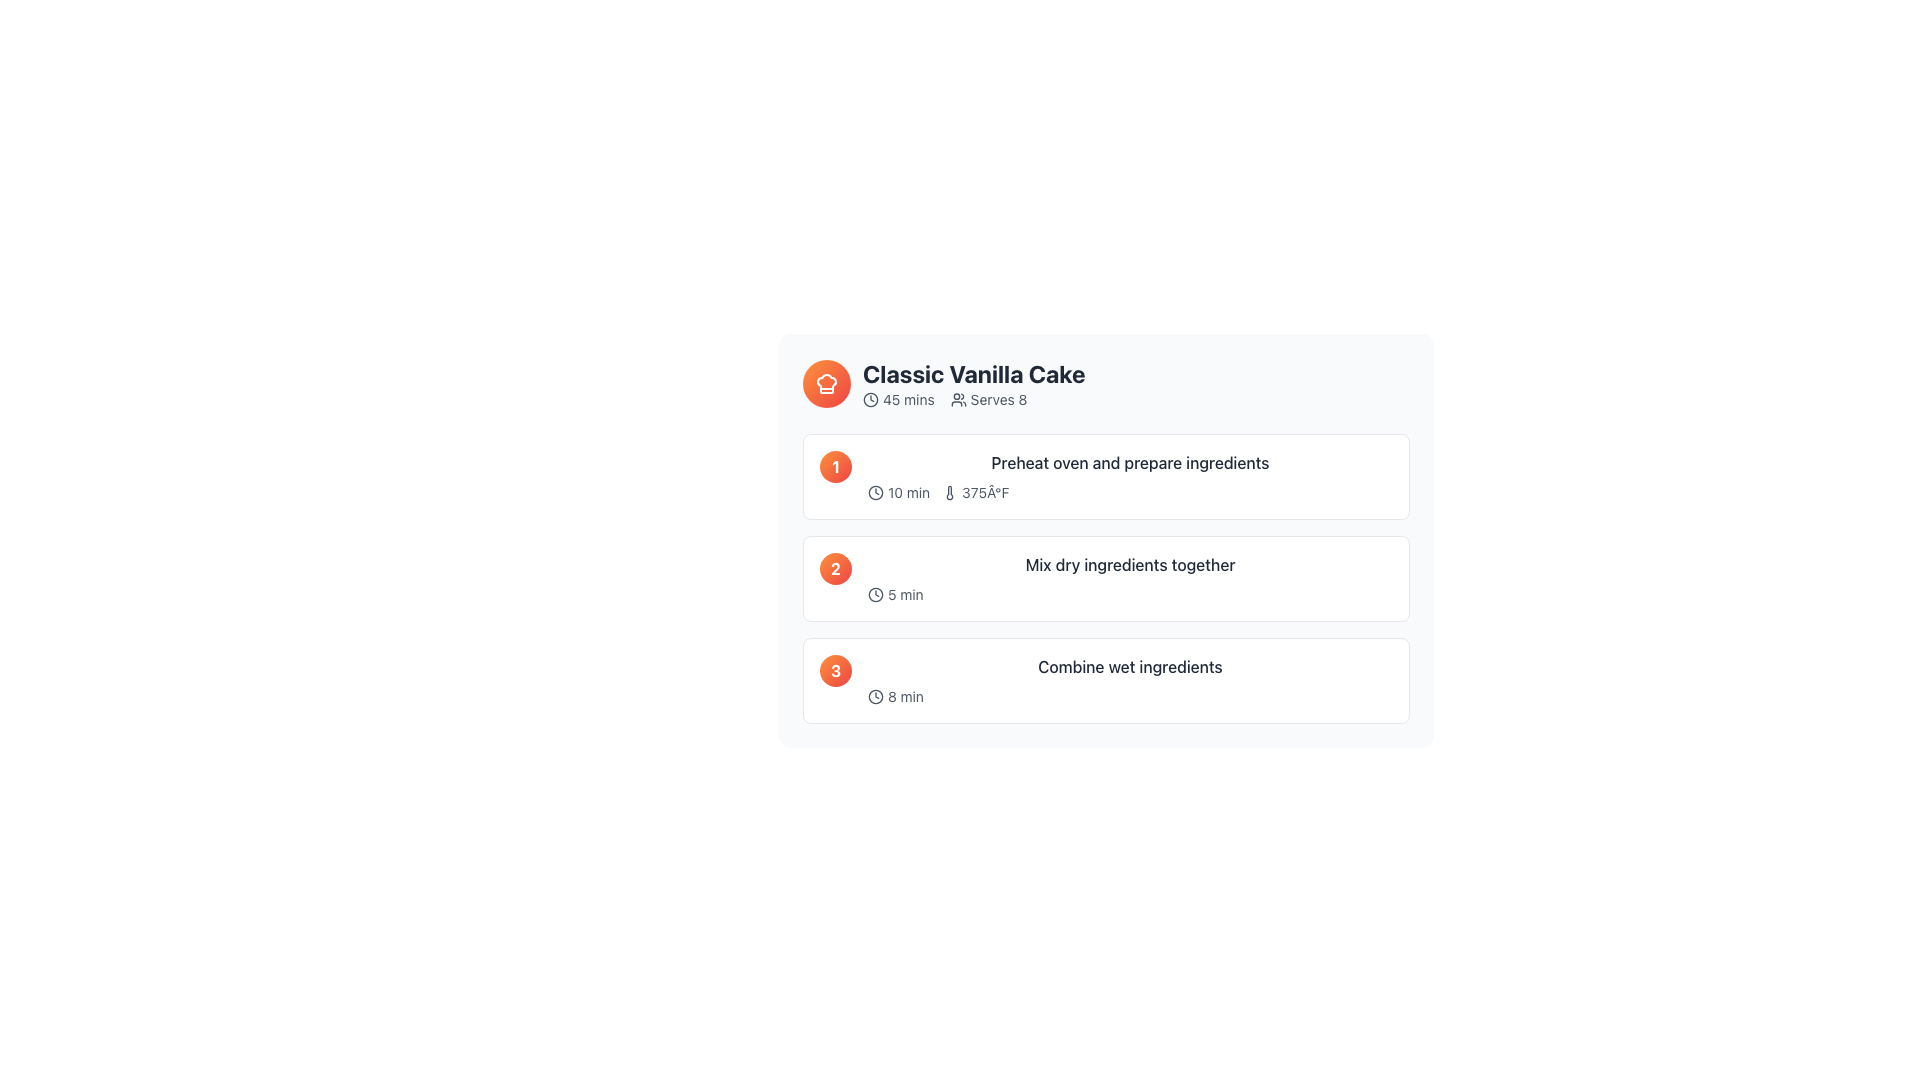  I want to click on instructional step text located under the label '2' in the vertical list of instructions, so click(1130, 578).